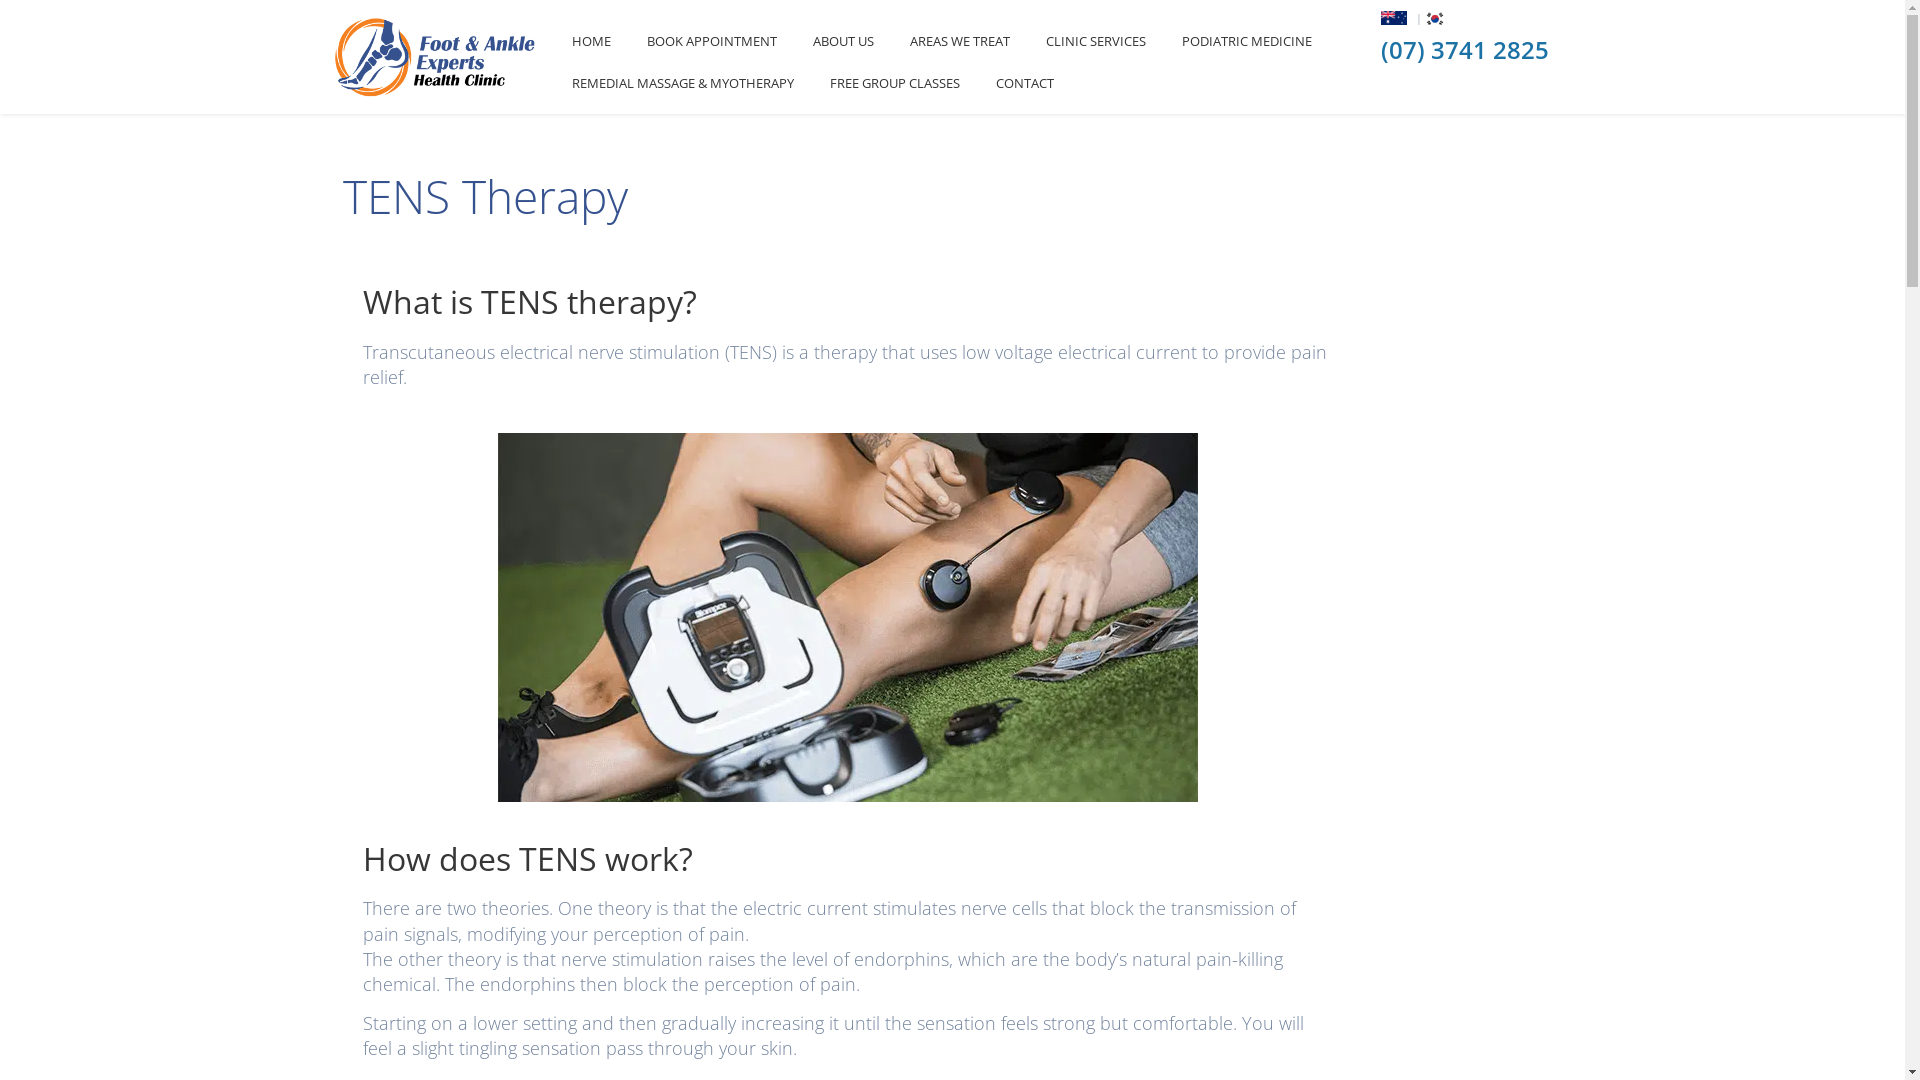 The image size is (1920, 1080). I want to click on '(07) 3741 2825', so click(1464, 48).